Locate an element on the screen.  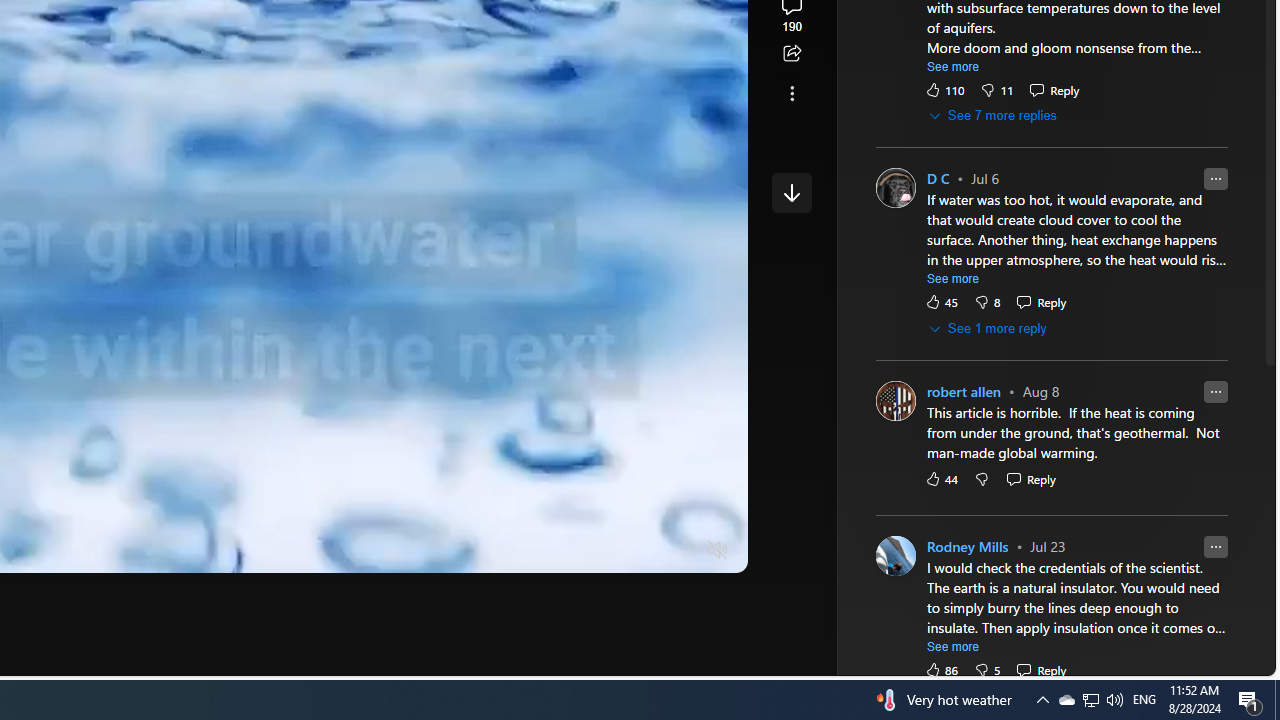
'See 1 more reply' is located at coordinates (989, 328).